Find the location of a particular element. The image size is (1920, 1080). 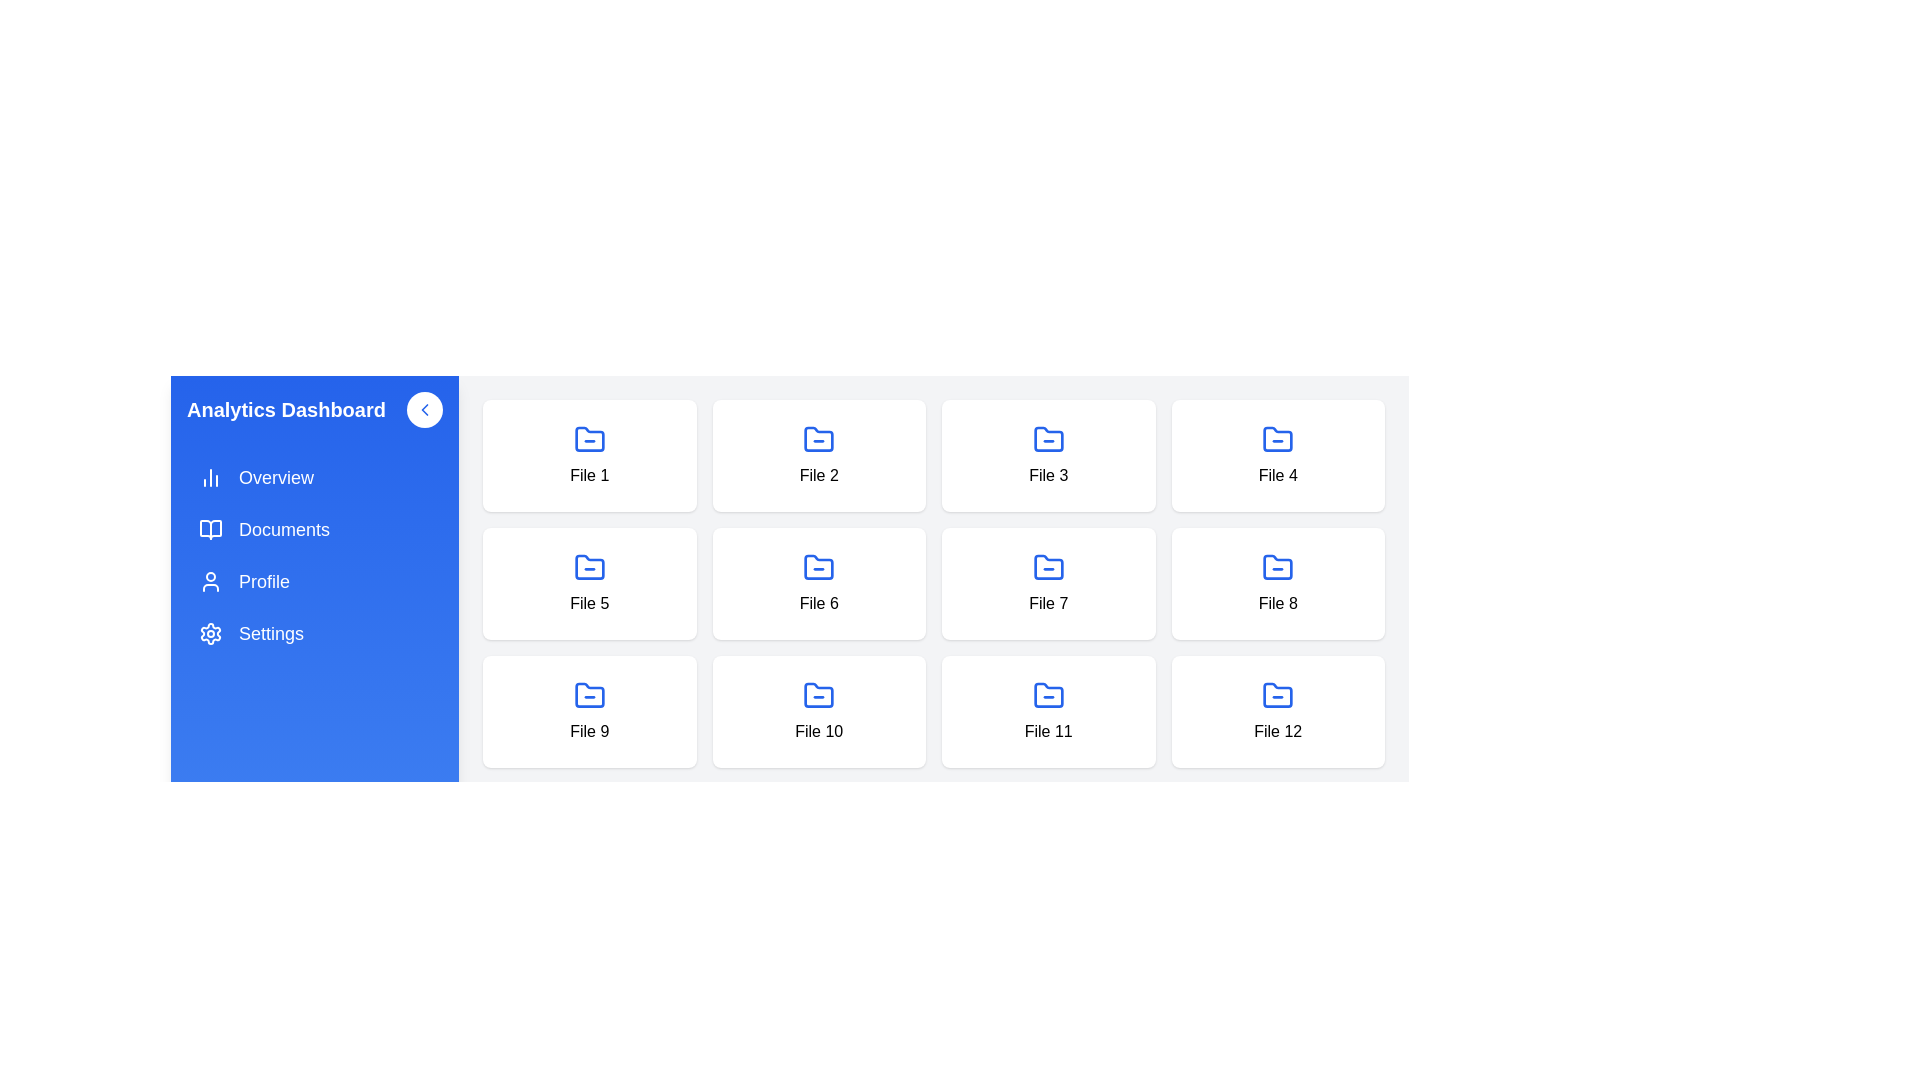

the sidebar item Profile to observe interaction feedback is located at coordinates (314, 582).